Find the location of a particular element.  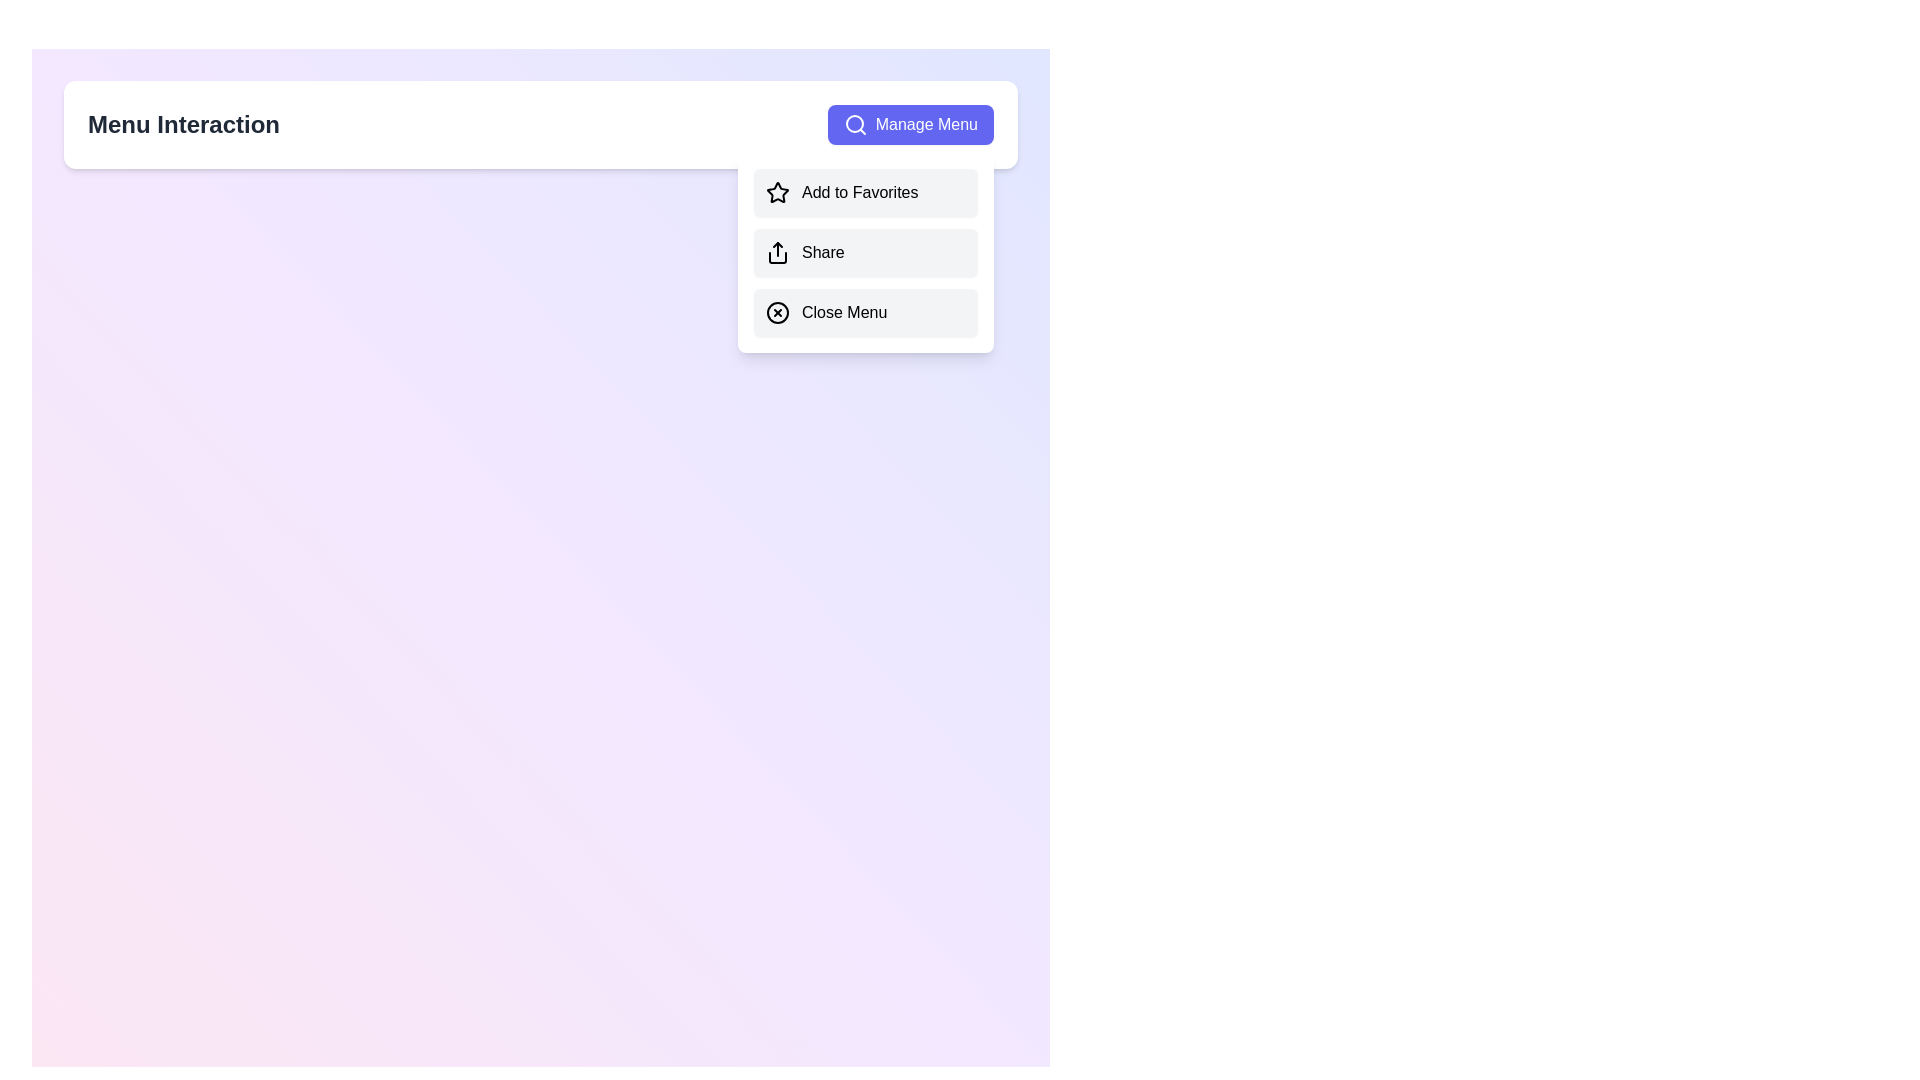

the 'Add to Favorites' icon is located at coordinates (776, 192).